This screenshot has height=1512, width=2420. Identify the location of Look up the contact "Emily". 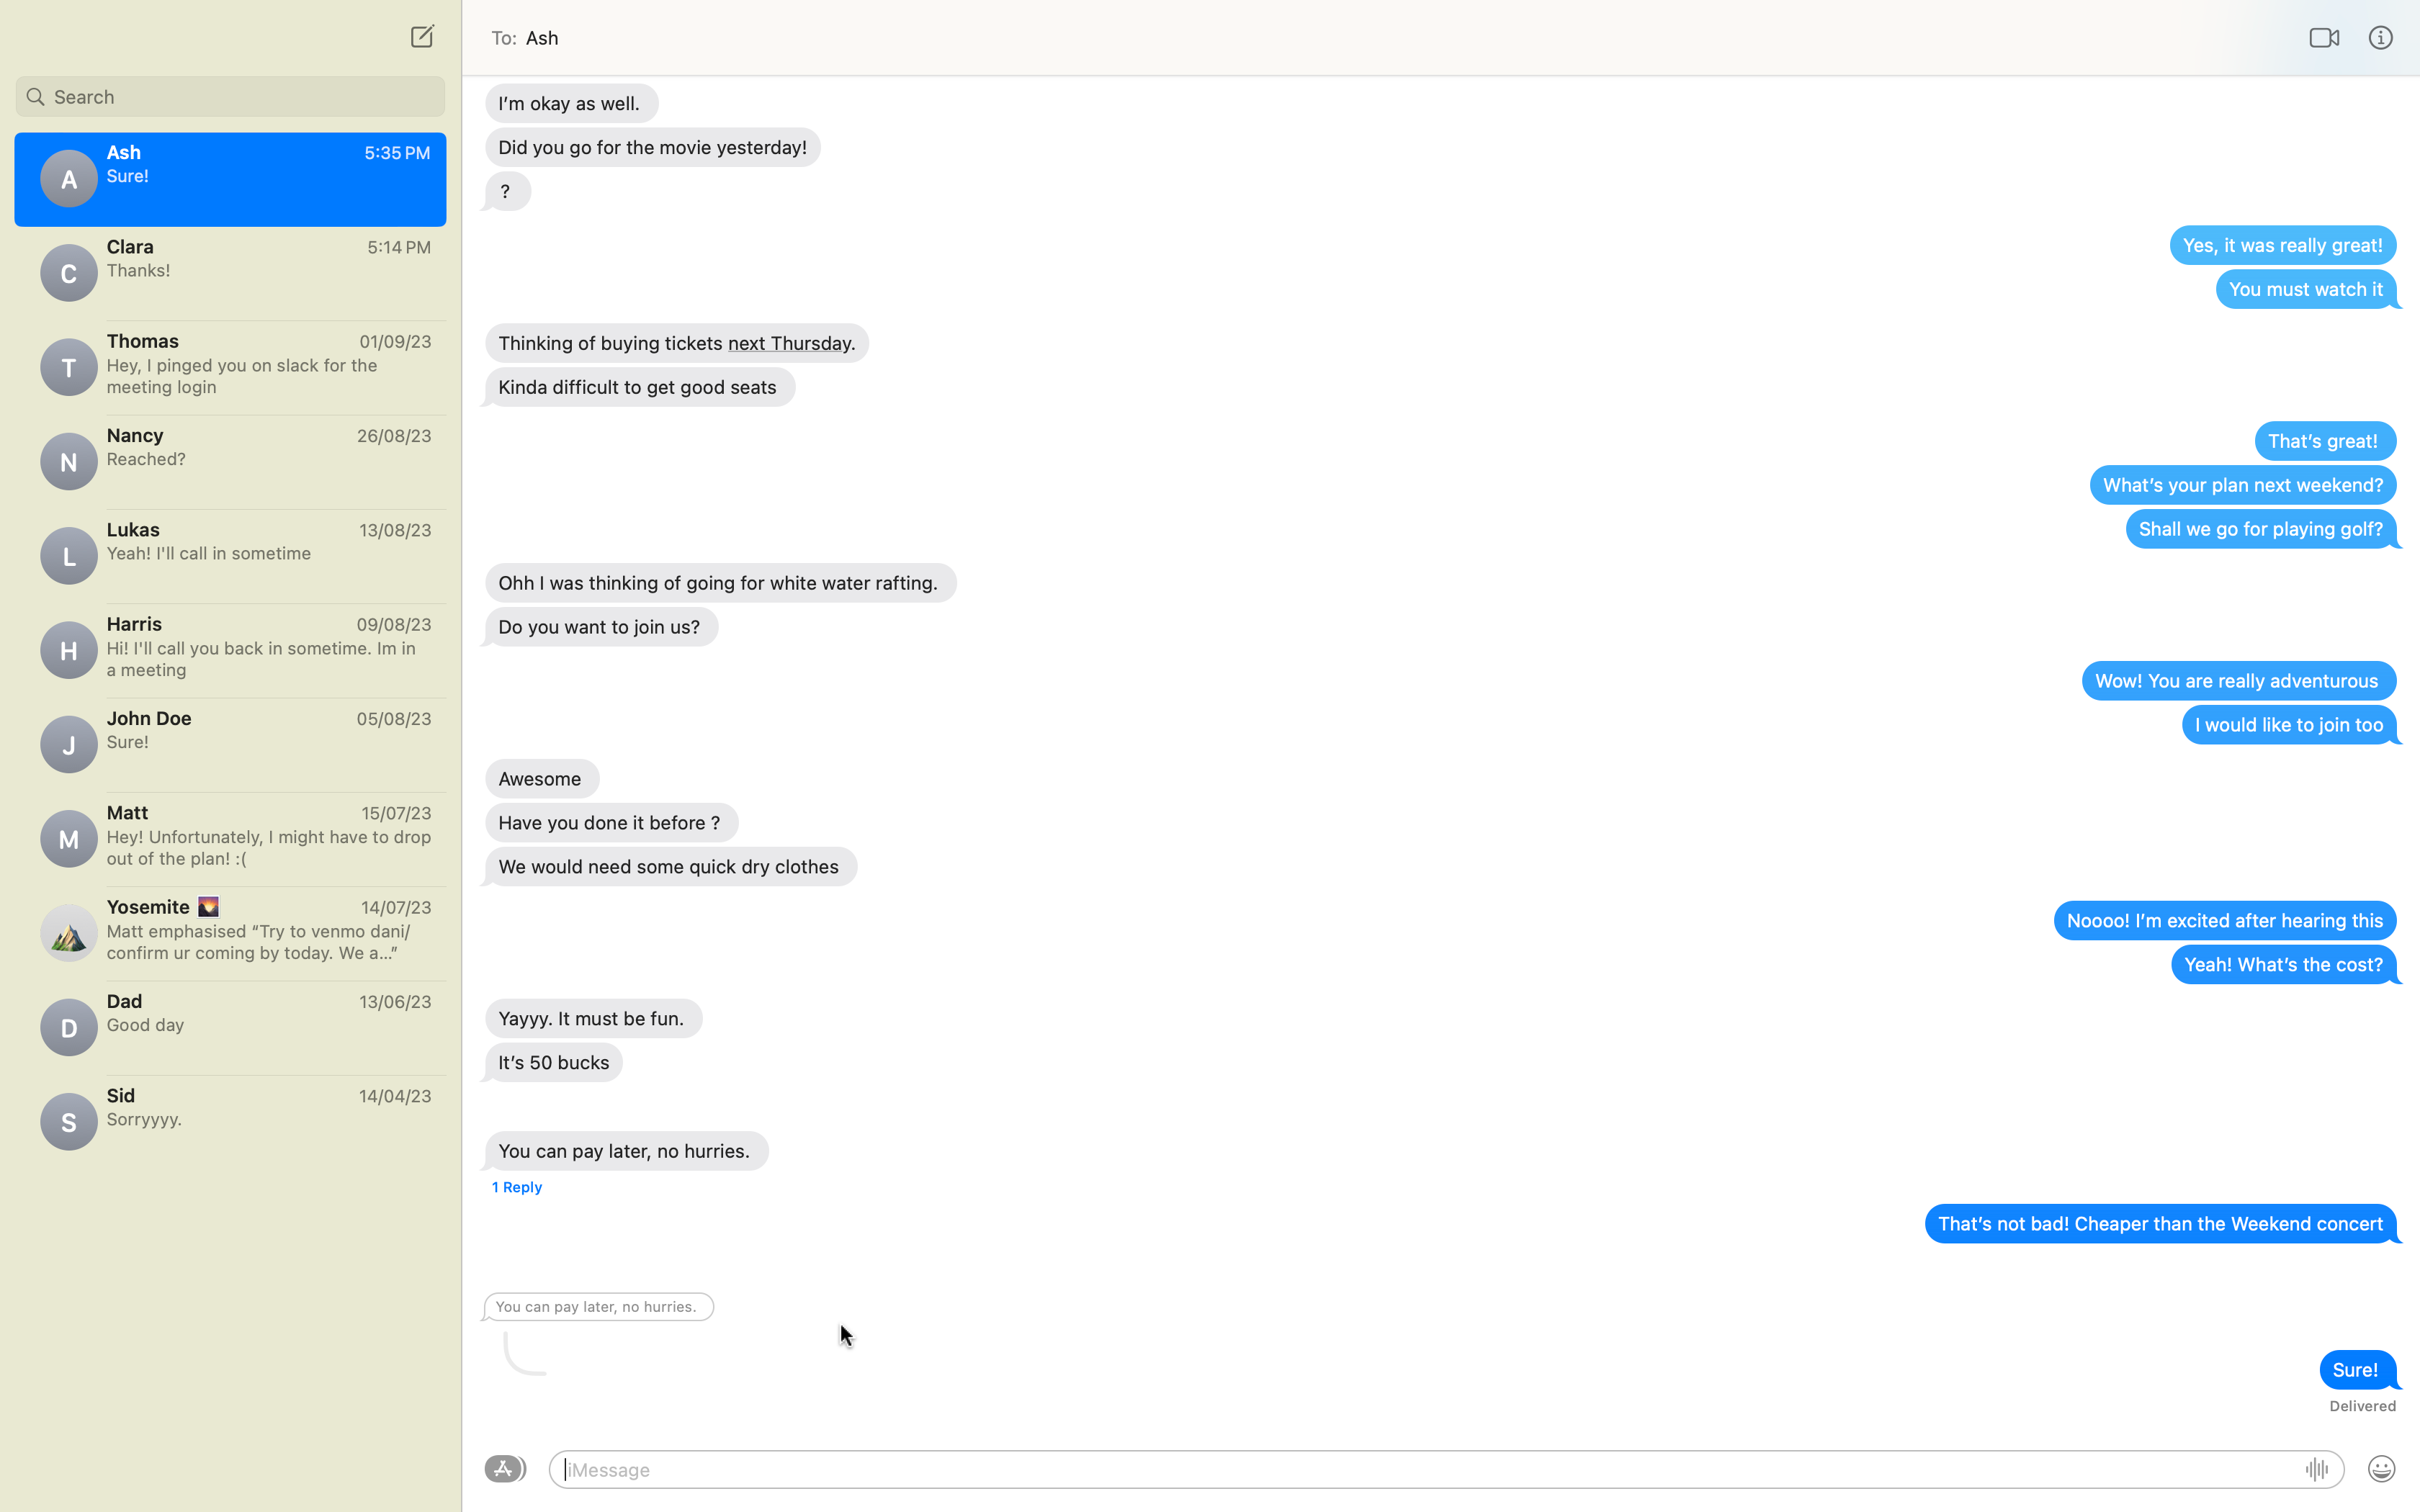
(229, 92).